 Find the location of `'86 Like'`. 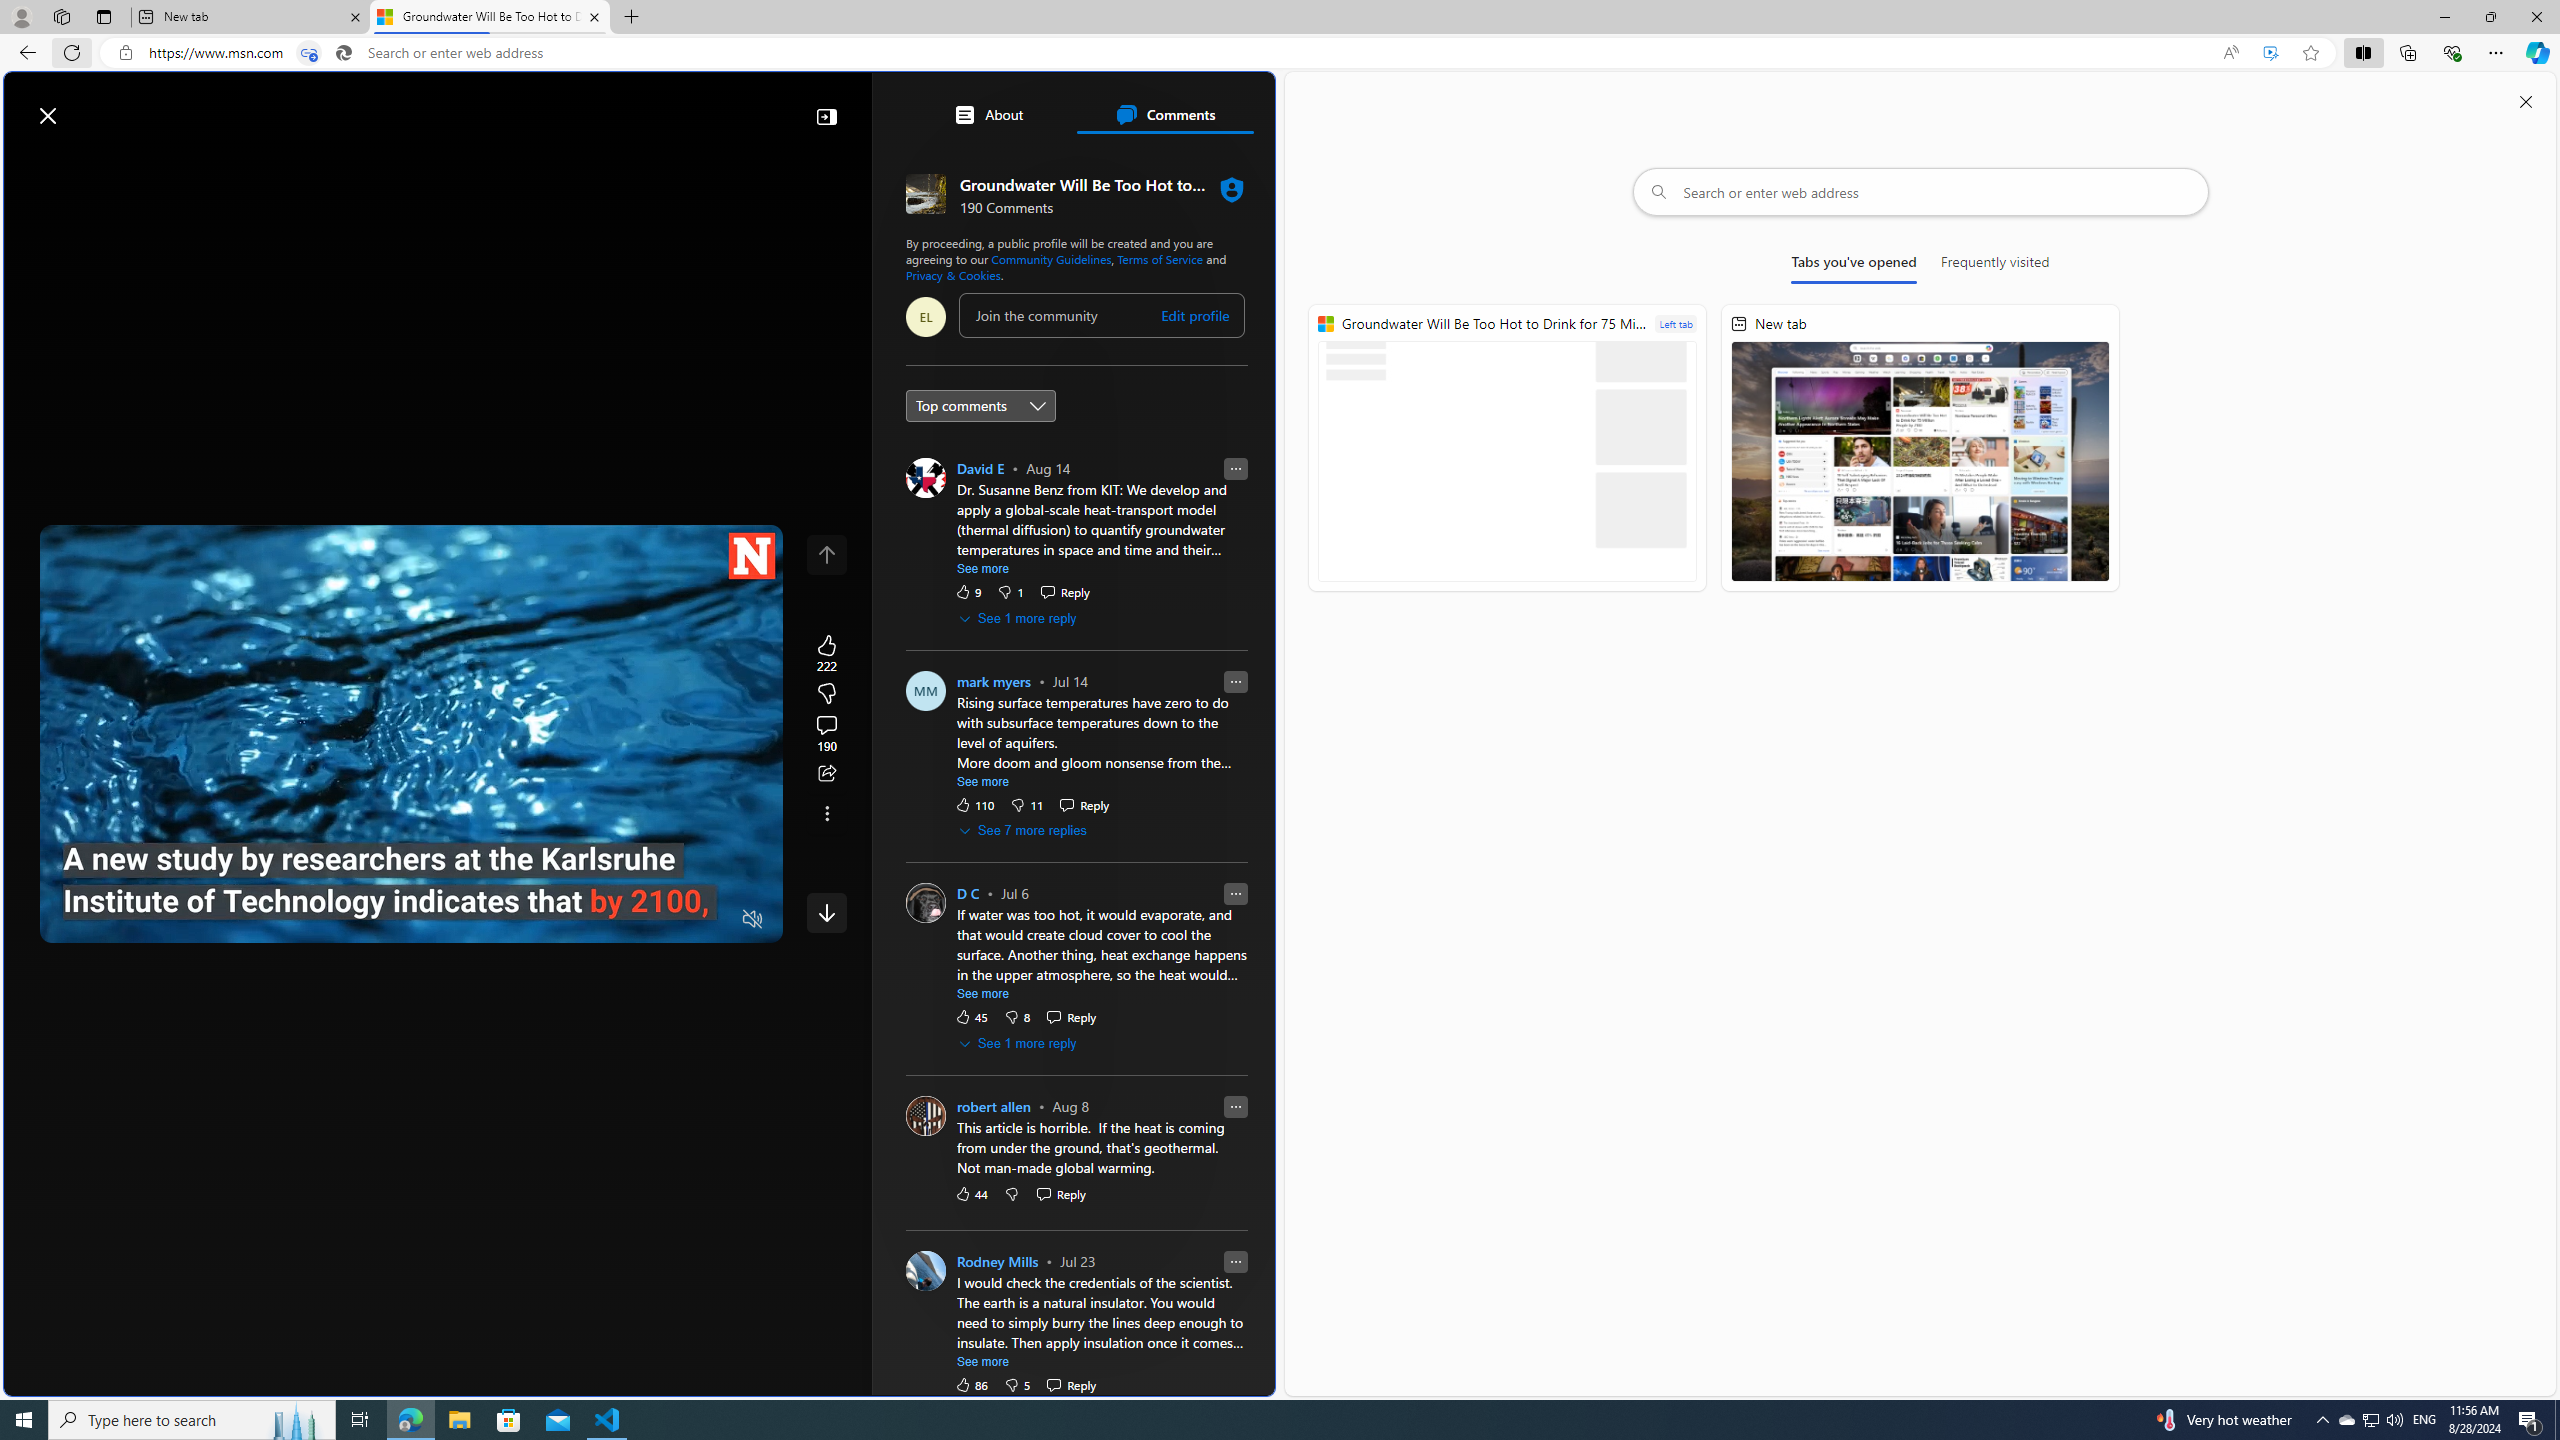

'86 Like' is located at coordinates (970, 1383).